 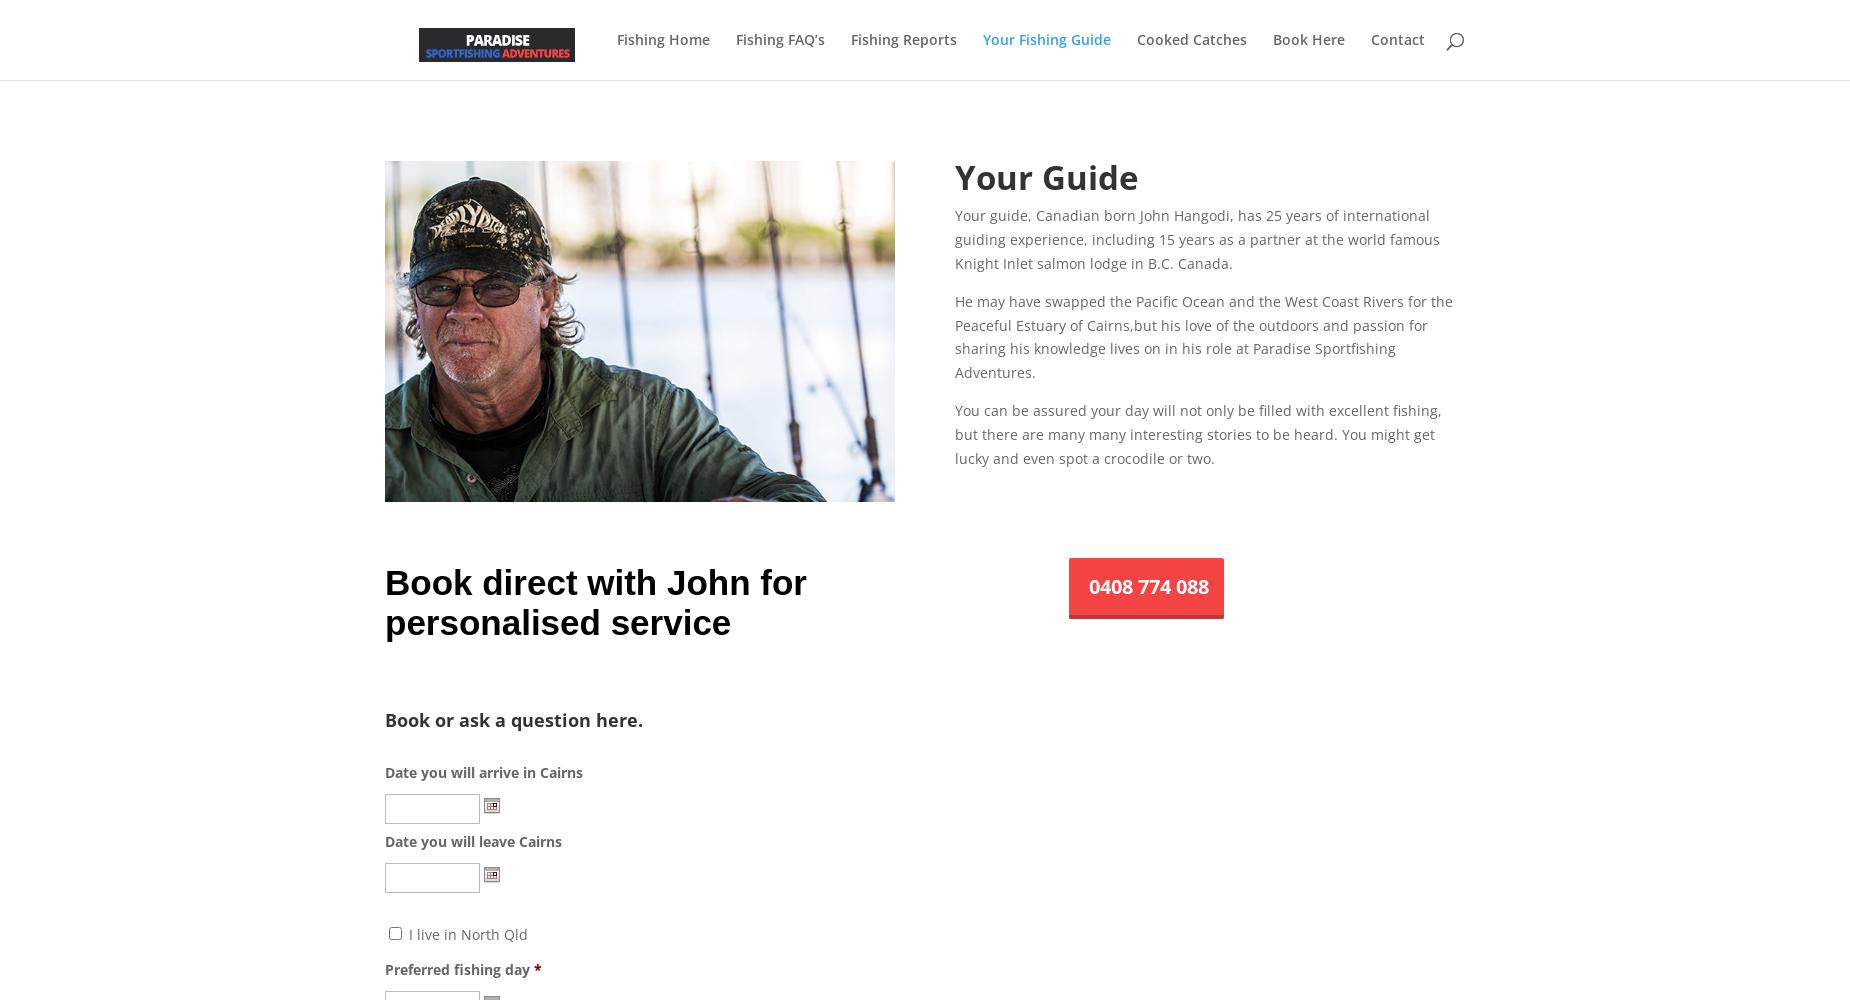 I want to click on 'Fishing Reports', so click(x=903, y=39).